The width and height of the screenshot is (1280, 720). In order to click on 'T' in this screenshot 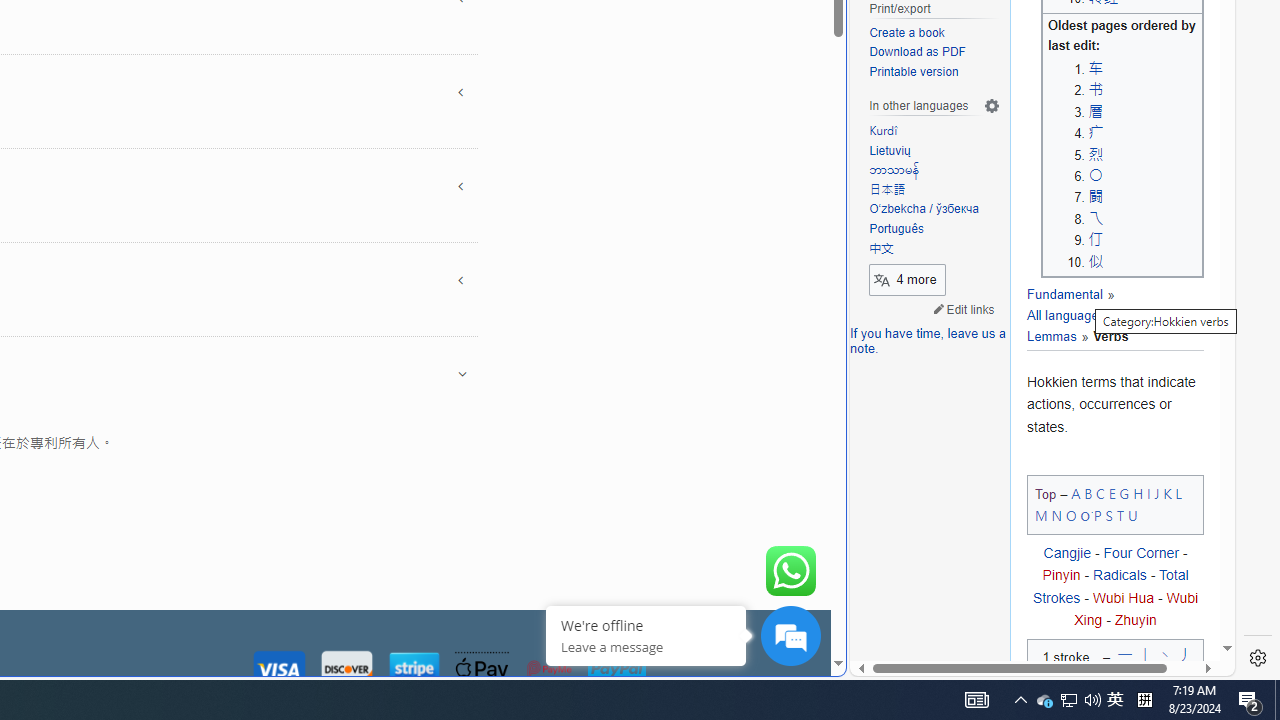, I will do `click(1120, 514)`.